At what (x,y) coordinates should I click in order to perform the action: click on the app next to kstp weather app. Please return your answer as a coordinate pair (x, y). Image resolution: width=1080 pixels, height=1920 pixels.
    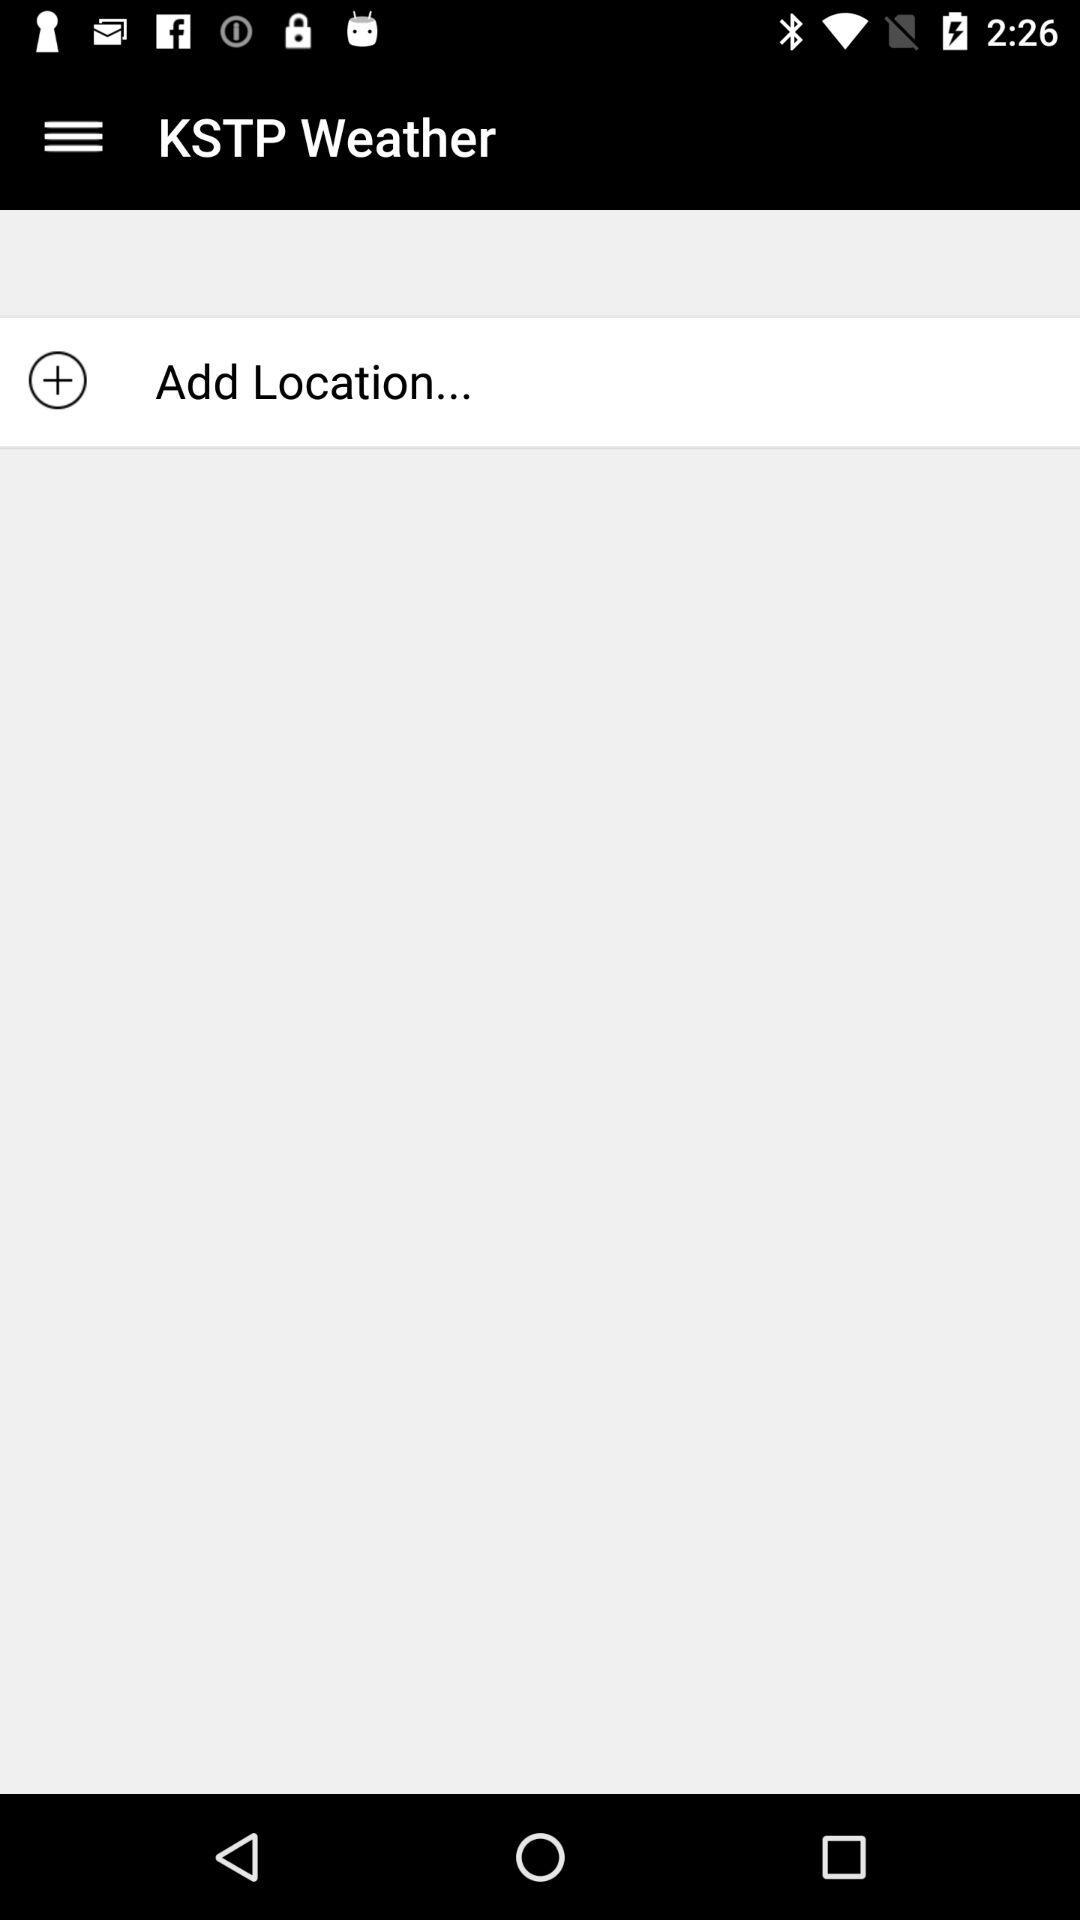
    Looking at the image, I should click on (72, 135).